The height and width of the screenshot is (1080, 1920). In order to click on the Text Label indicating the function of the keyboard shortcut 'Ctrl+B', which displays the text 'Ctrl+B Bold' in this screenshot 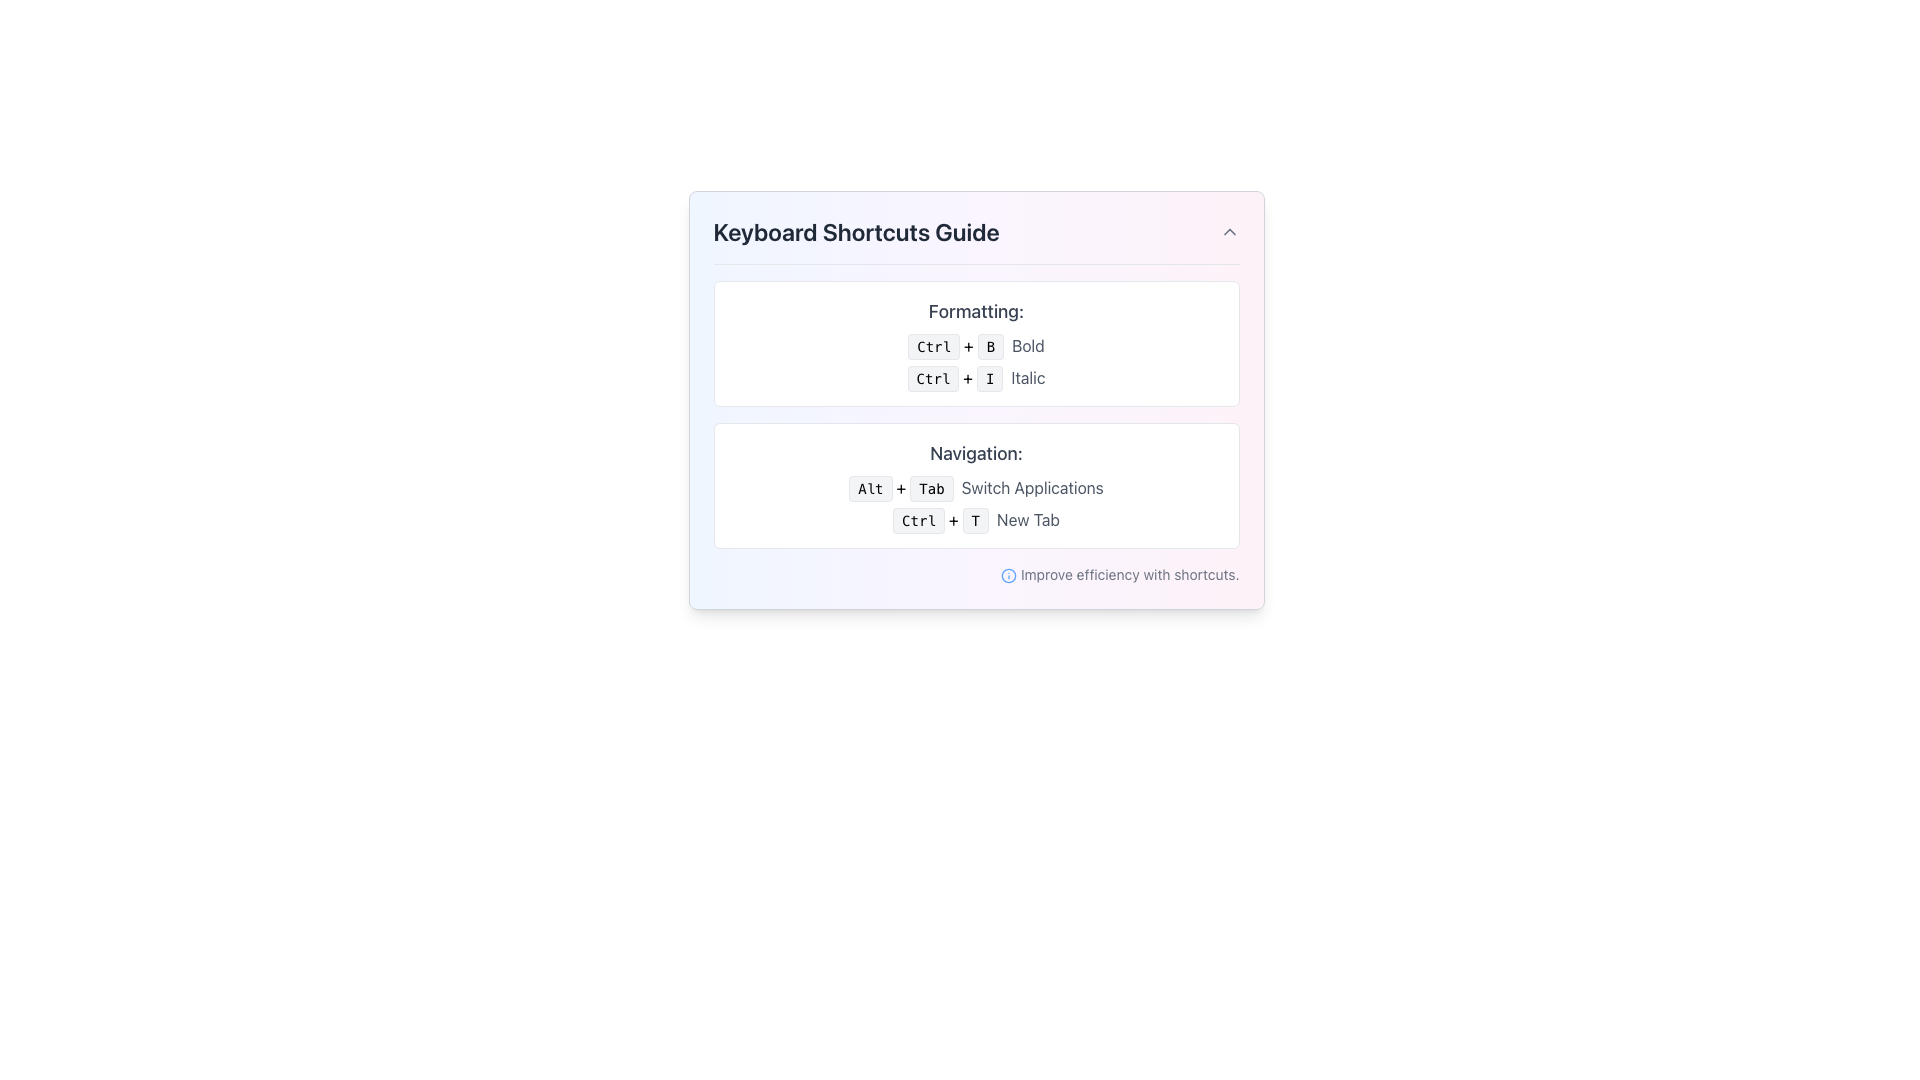, I will do `click(1028, 345)`.